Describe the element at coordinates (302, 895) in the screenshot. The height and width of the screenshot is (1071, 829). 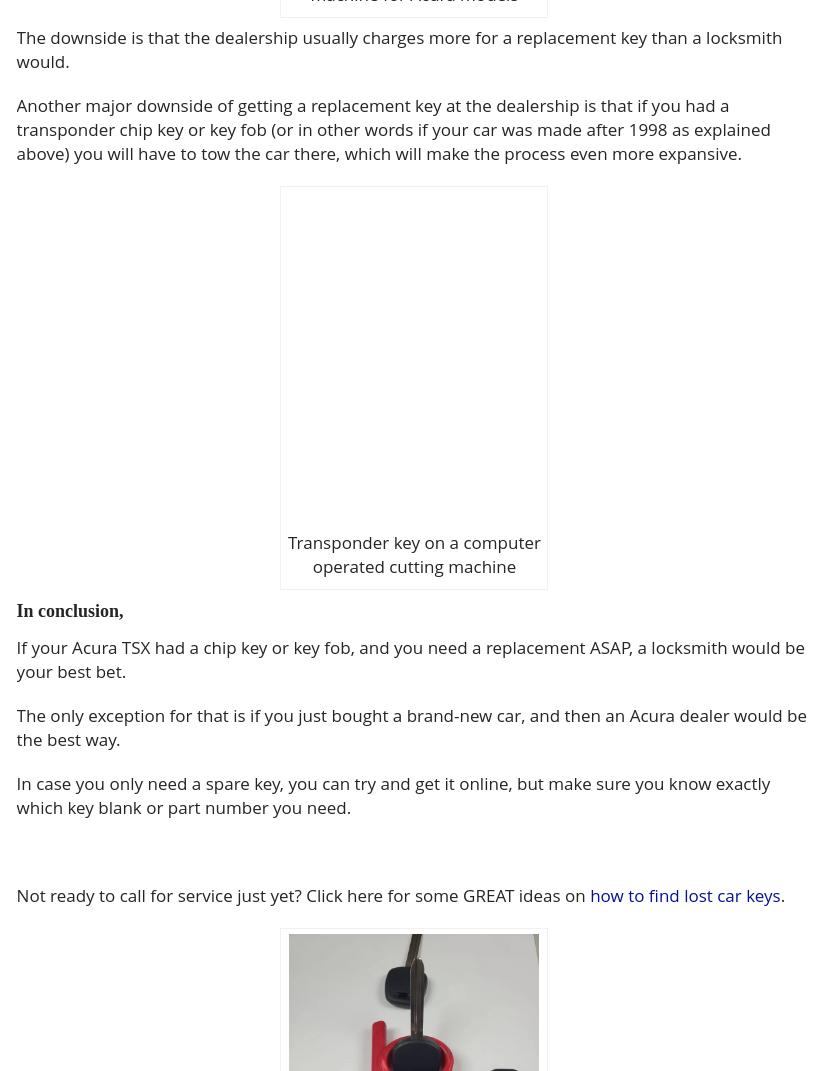
I see `'Not ready to call for service just yet? Click here for some GREAT ideas on'` at that location.